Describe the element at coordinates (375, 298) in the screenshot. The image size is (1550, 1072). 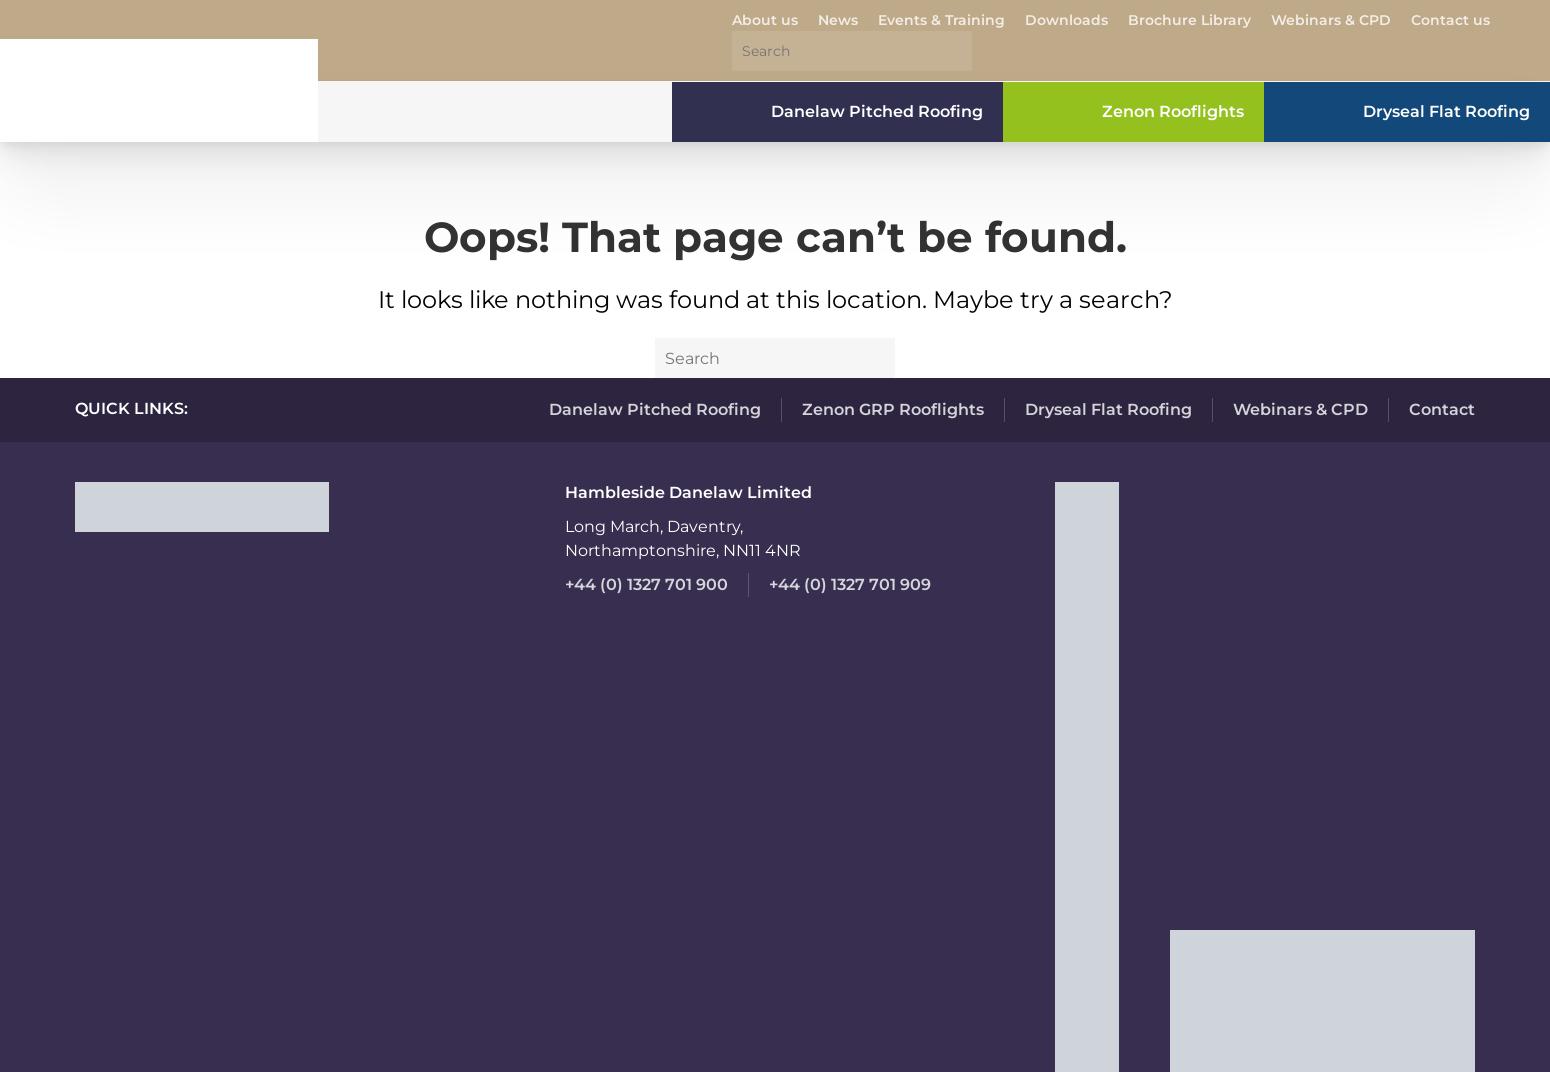
I see `'It looks like nothing was found at this location. Maybe try a search?'` at that location.